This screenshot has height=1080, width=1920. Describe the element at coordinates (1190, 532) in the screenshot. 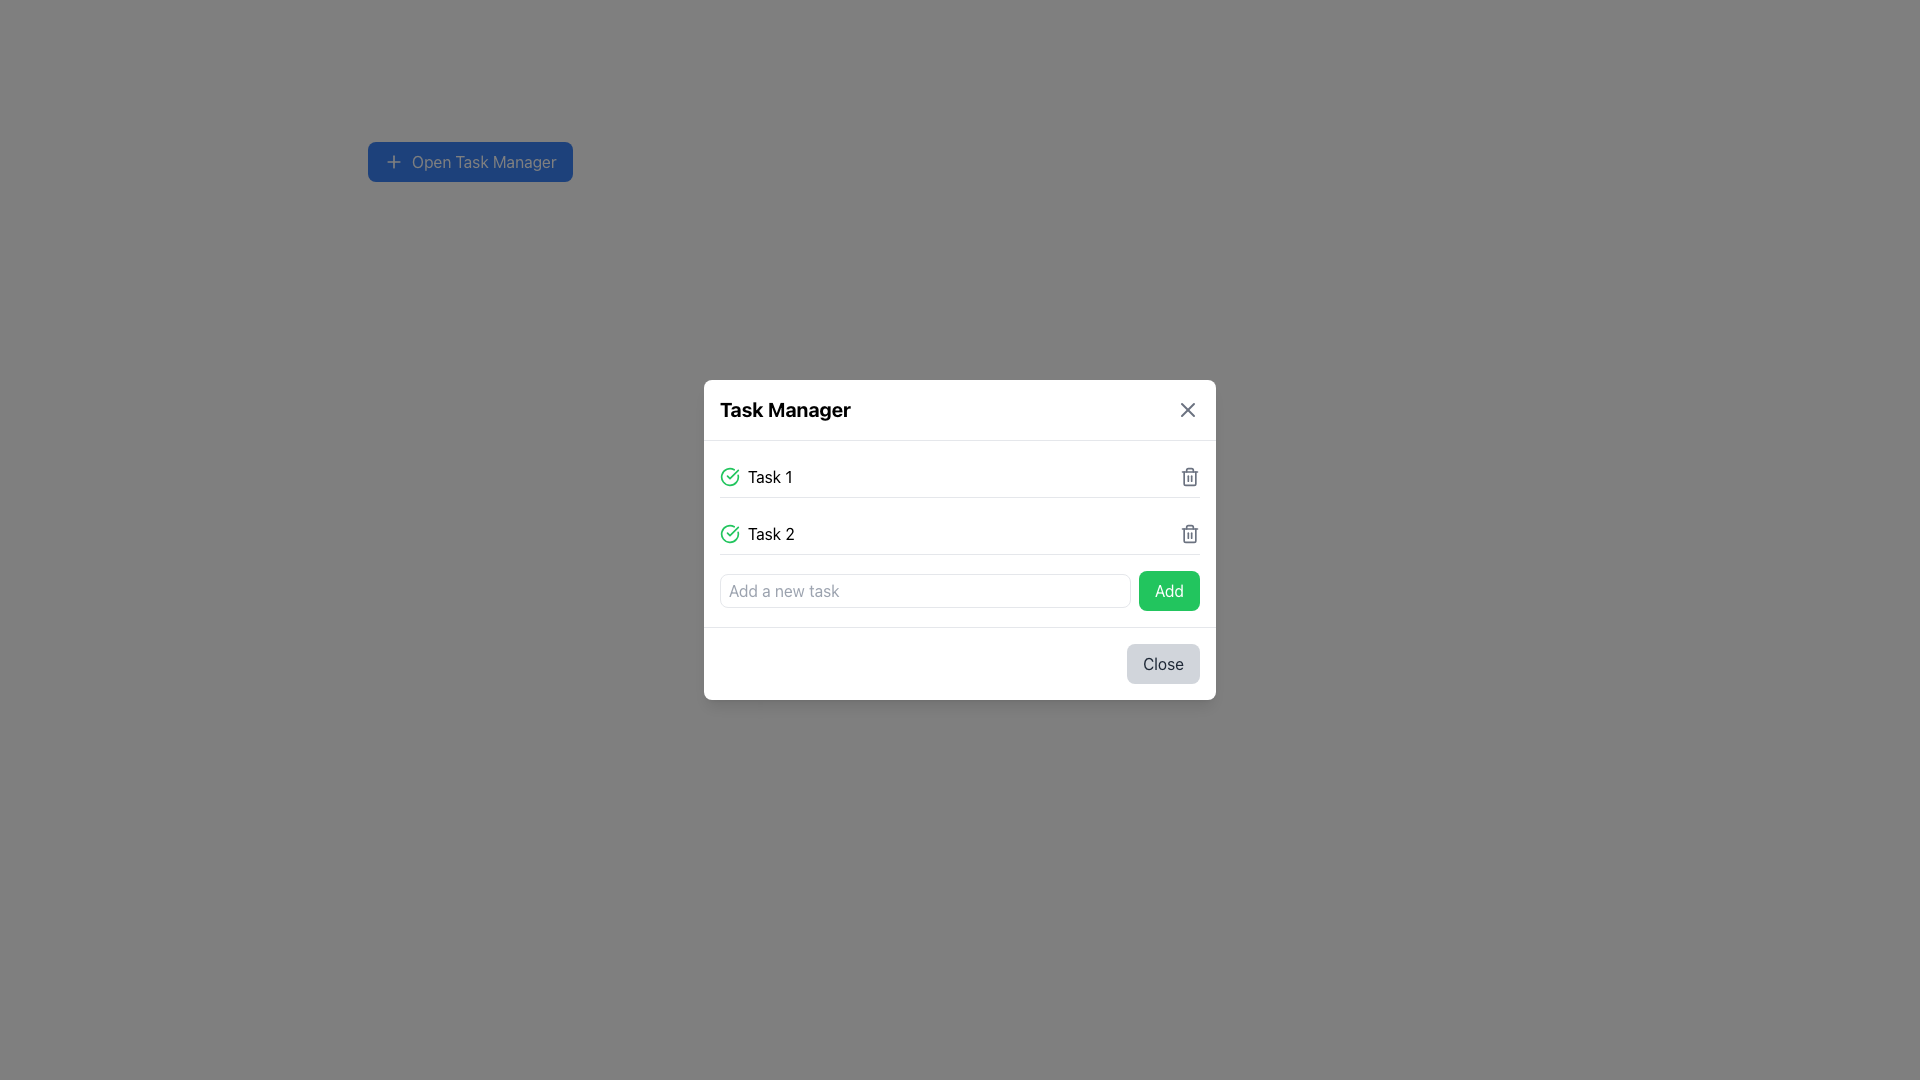

I see `the delete button for 'Task 2' in the 'Task Manager'` at that location.